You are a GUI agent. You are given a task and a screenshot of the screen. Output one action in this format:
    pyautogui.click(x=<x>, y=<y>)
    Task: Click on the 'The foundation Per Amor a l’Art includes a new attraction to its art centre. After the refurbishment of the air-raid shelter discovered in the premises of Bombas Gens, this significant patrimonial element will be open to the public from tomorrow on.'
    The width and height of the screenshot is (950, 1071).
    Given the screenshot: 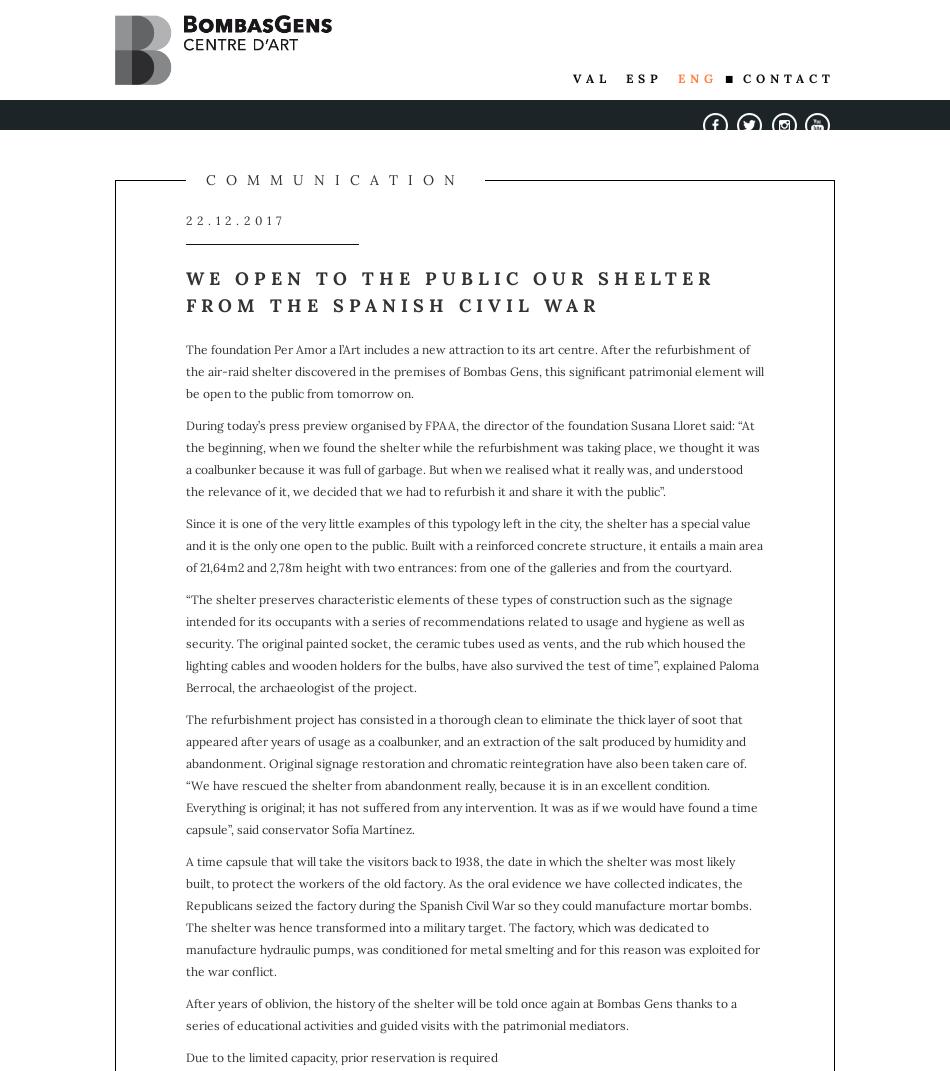 What is the action you would take?
    pyautogui.click(x=475, y=370)
    